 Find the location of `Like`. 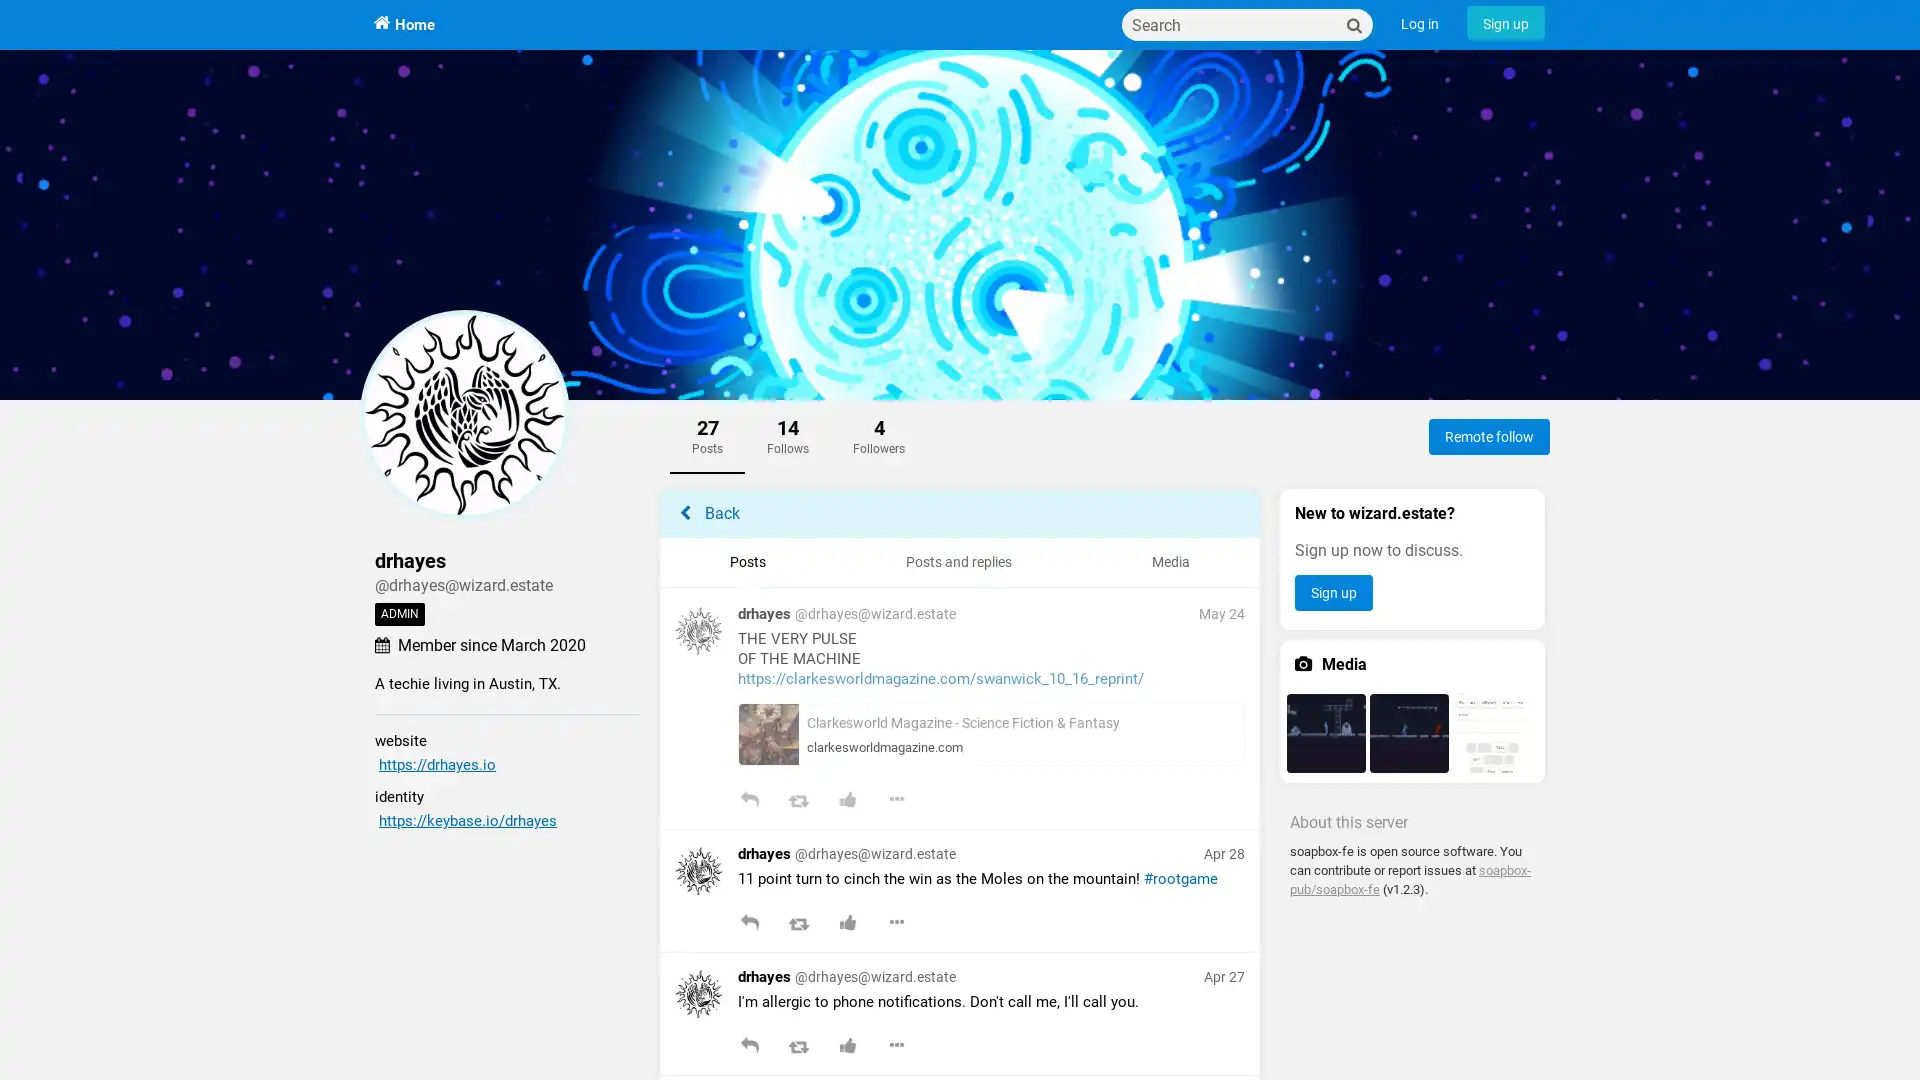

Like is located at coordinates (847, 801).